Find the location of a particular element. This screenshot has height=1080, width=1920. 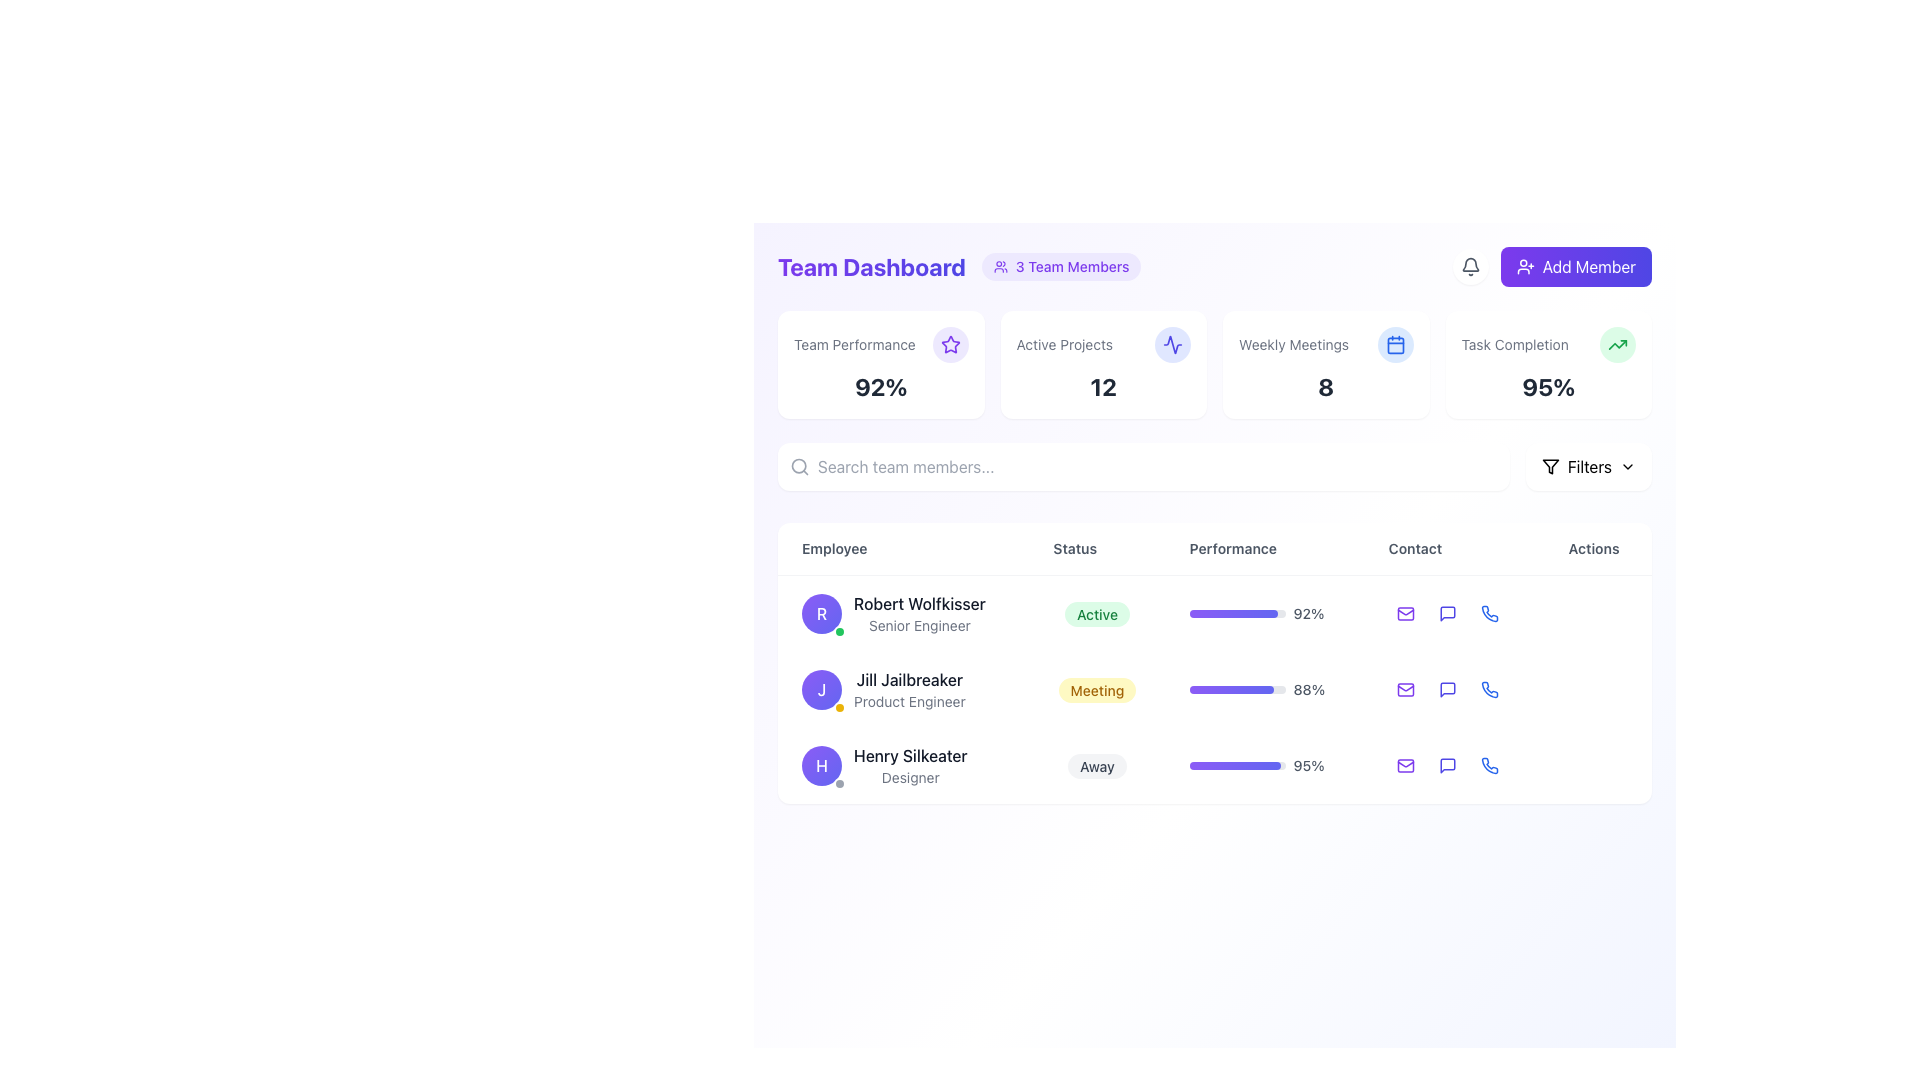

the blue phone icon in the 'Contact' column of the third row in the table is located at coordinates (1489, 765).